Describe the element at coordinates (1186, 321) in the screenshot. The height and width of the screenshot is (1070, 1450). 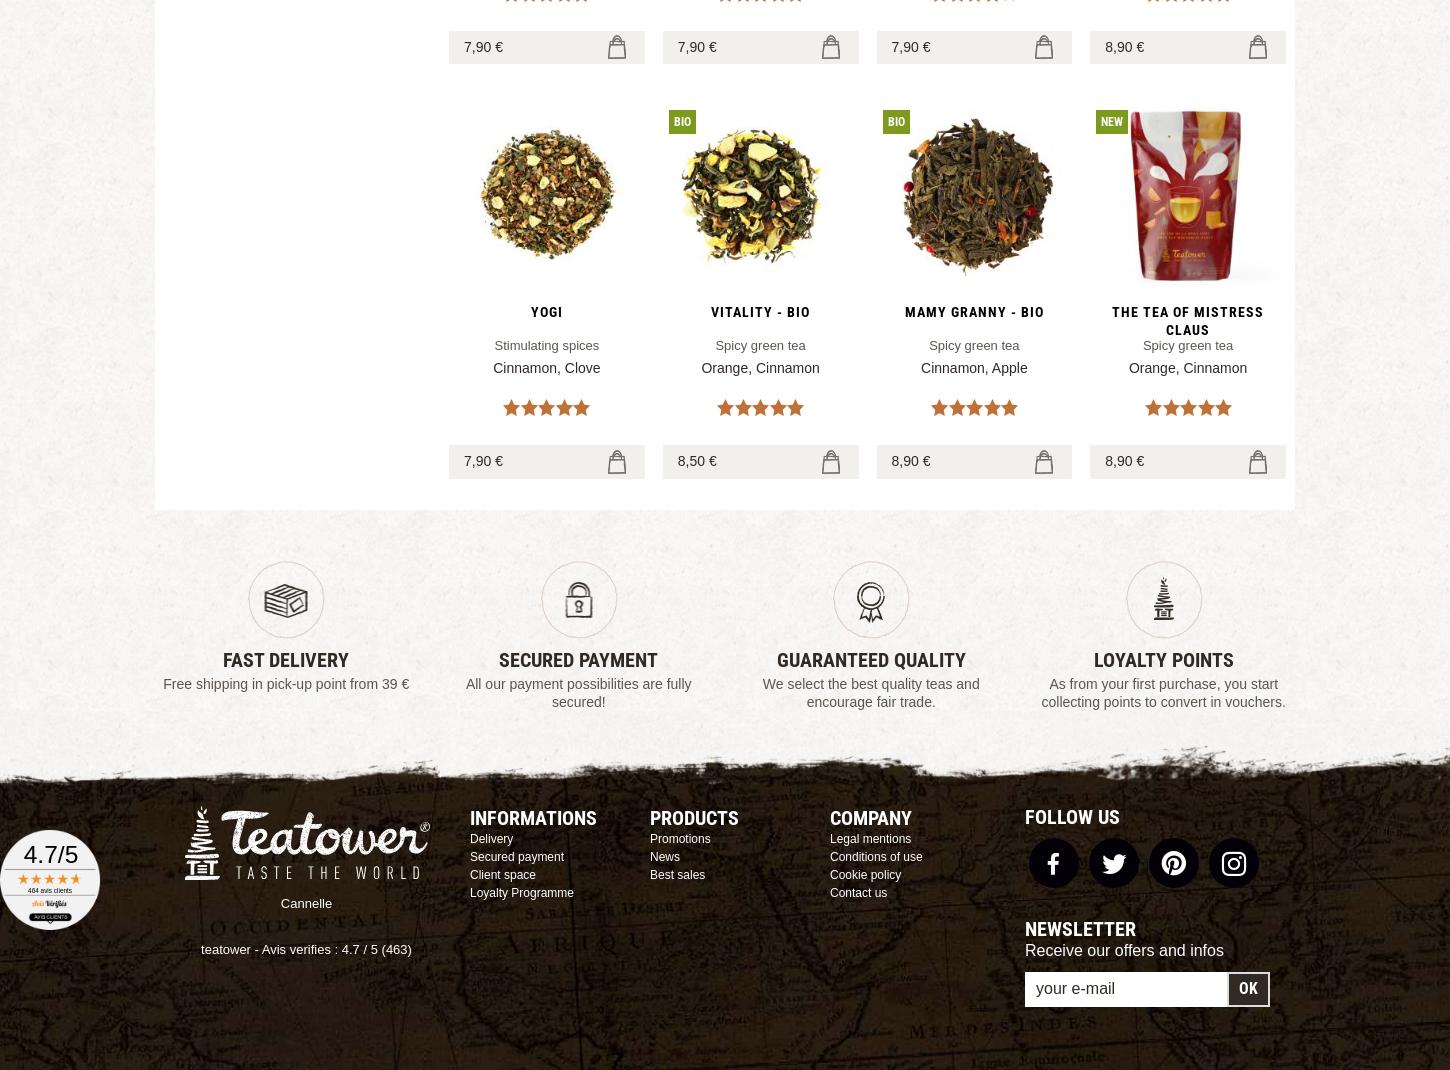
I see `'The tea of Mistress Claus'` at that location.